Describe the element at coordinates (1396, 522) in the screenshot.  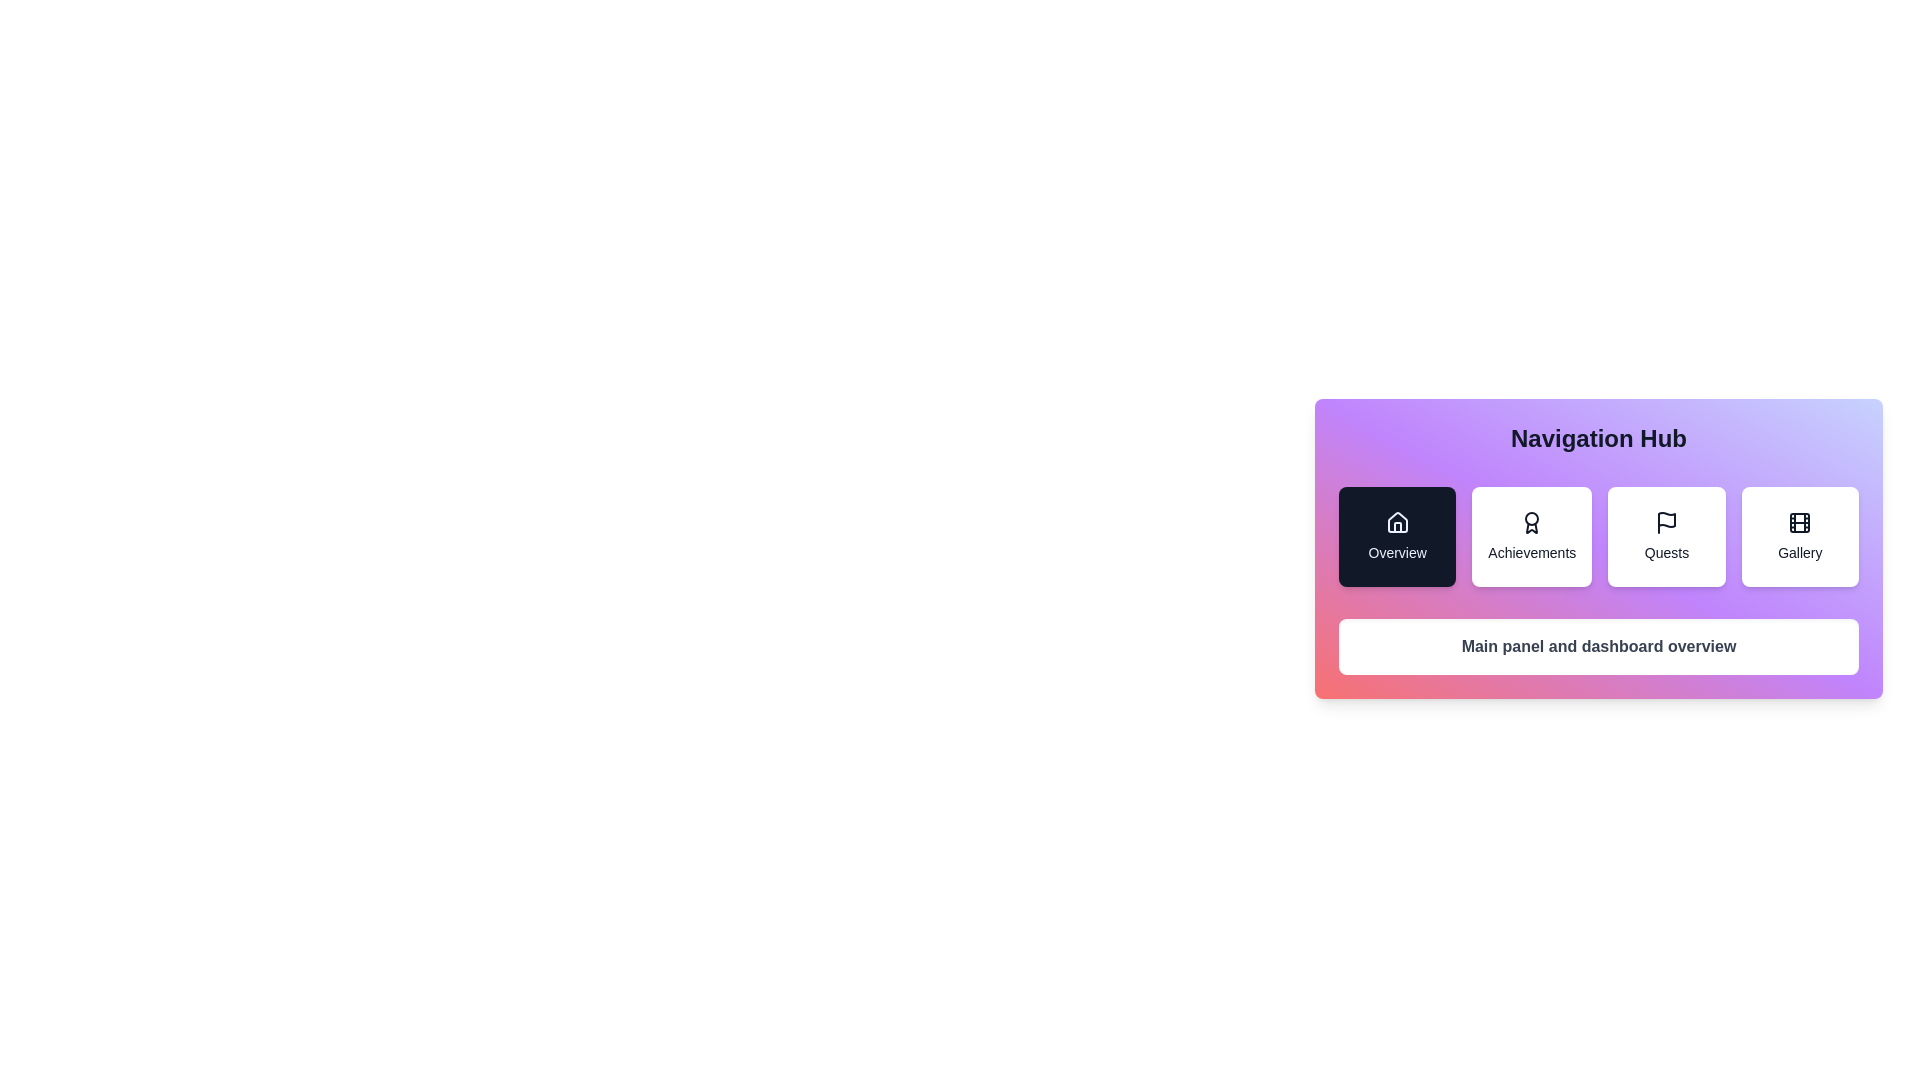
I see `the house-shaped icon in the Navigation Hub section` at that location.